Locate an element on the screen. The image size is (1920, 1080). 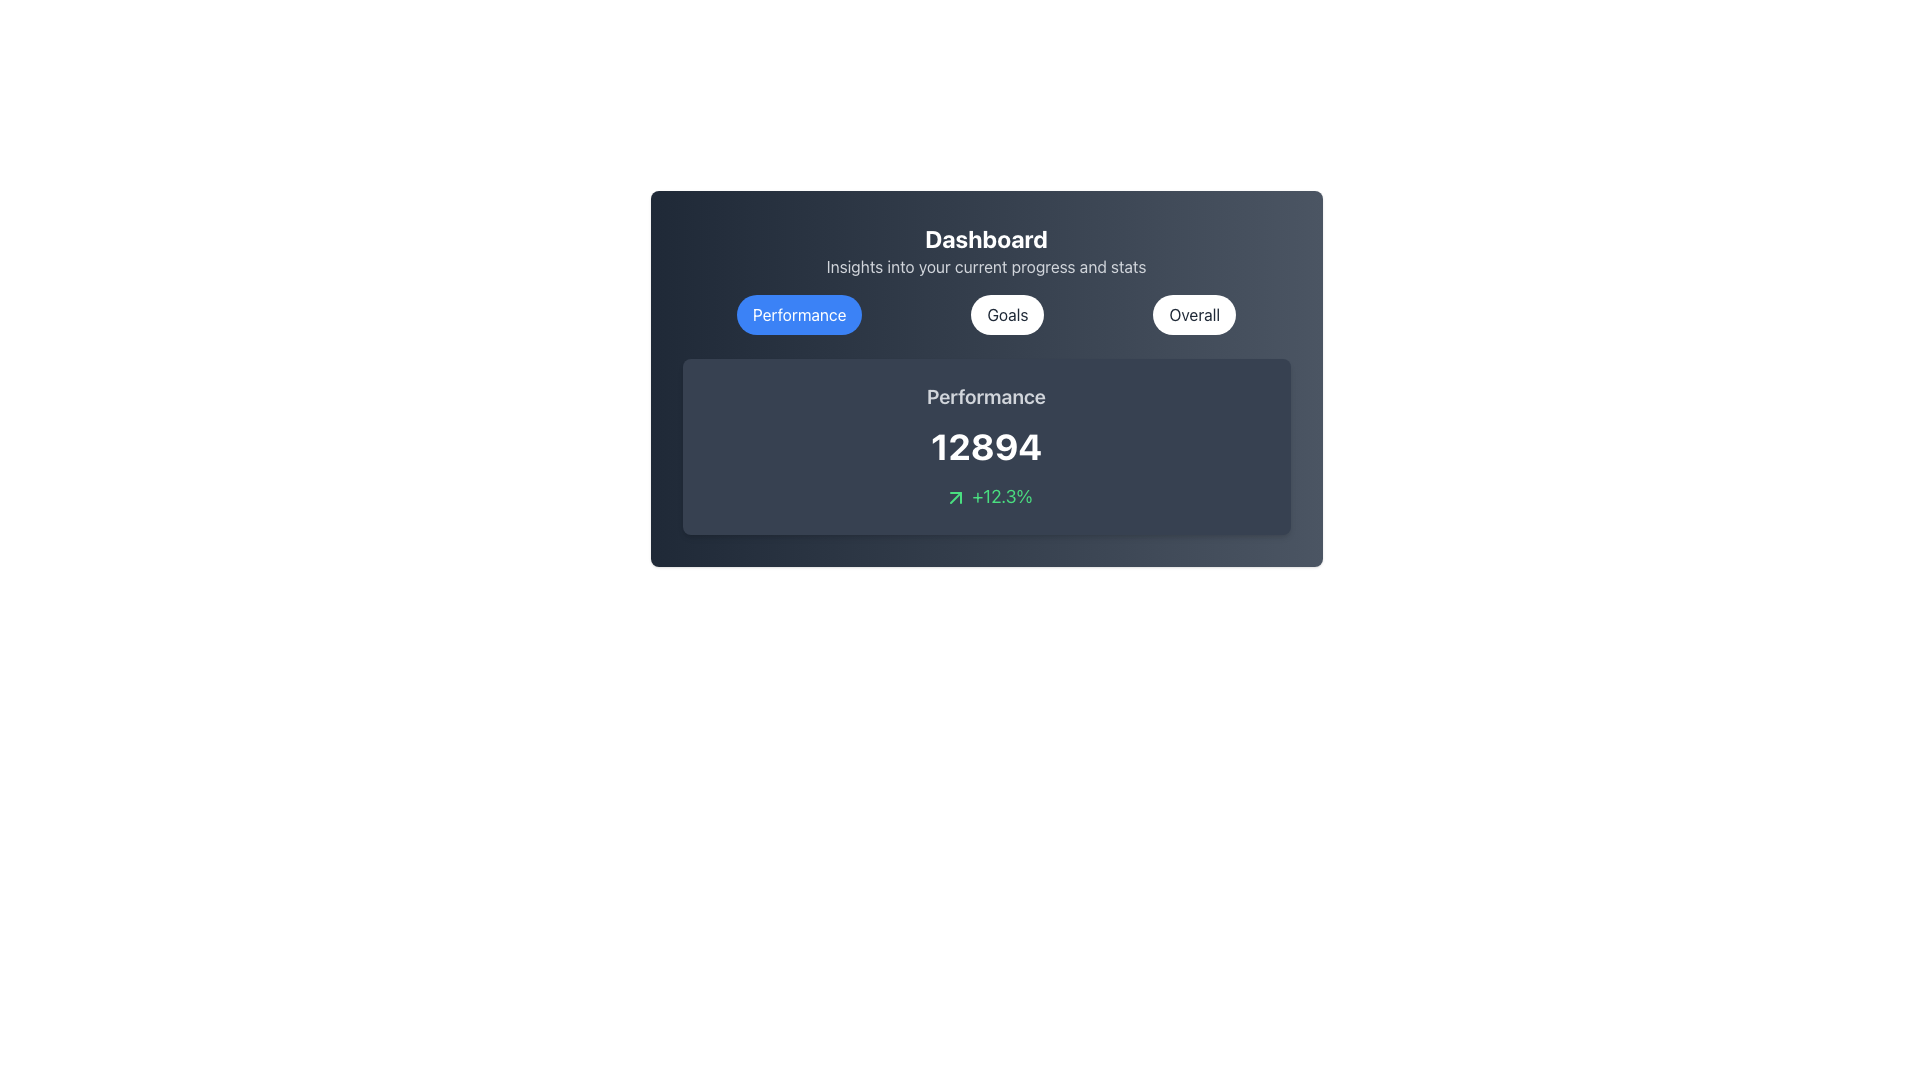
the third button in a group of three horizontally aligned buttons, which is positioned to the right of the 'Performance' and 'Goals' buttons is located at coordinates (1194, 315).